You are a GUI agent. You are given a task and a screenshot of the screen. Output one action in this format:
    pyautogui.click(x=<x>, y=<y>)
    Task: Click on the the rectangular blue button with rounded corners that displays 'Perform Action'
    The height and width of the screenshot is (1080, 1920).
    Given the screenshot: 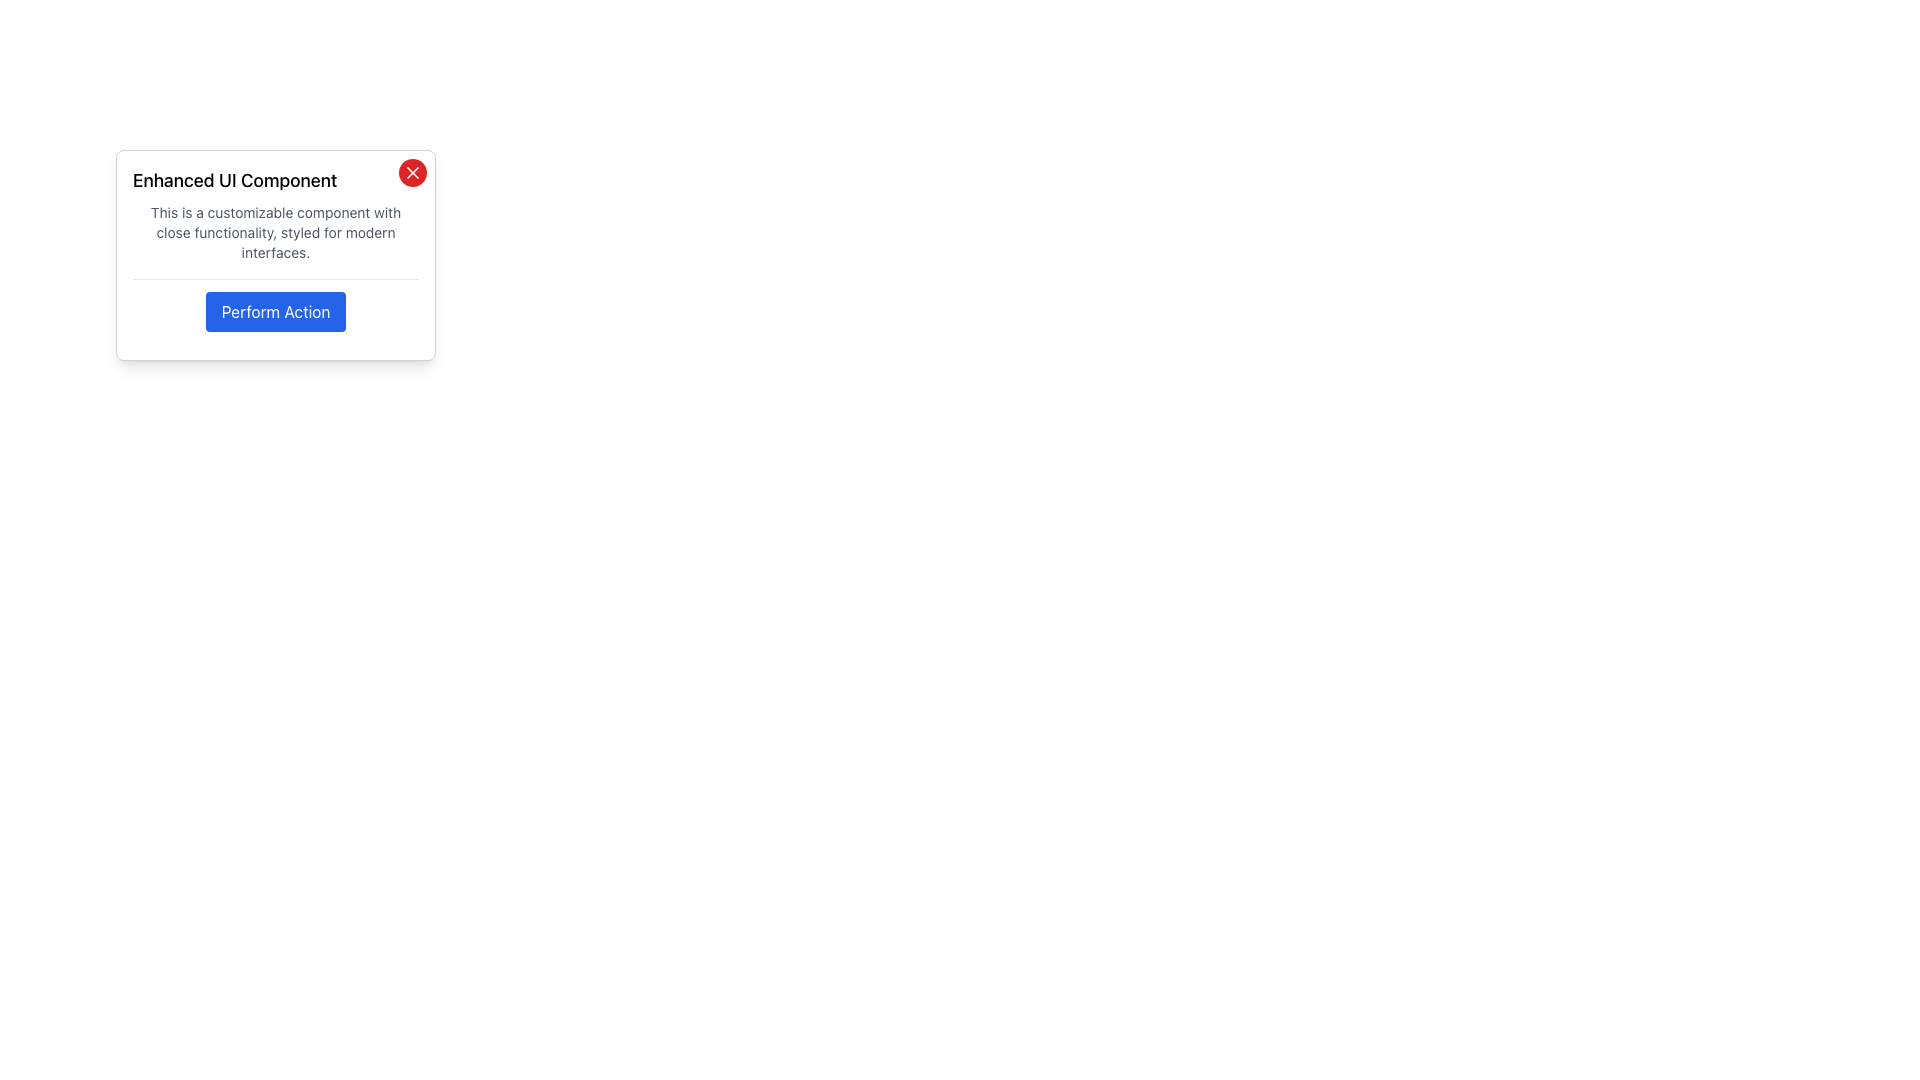 What is the action you would take?
    pyautogui.click(x=274, y=311)
    